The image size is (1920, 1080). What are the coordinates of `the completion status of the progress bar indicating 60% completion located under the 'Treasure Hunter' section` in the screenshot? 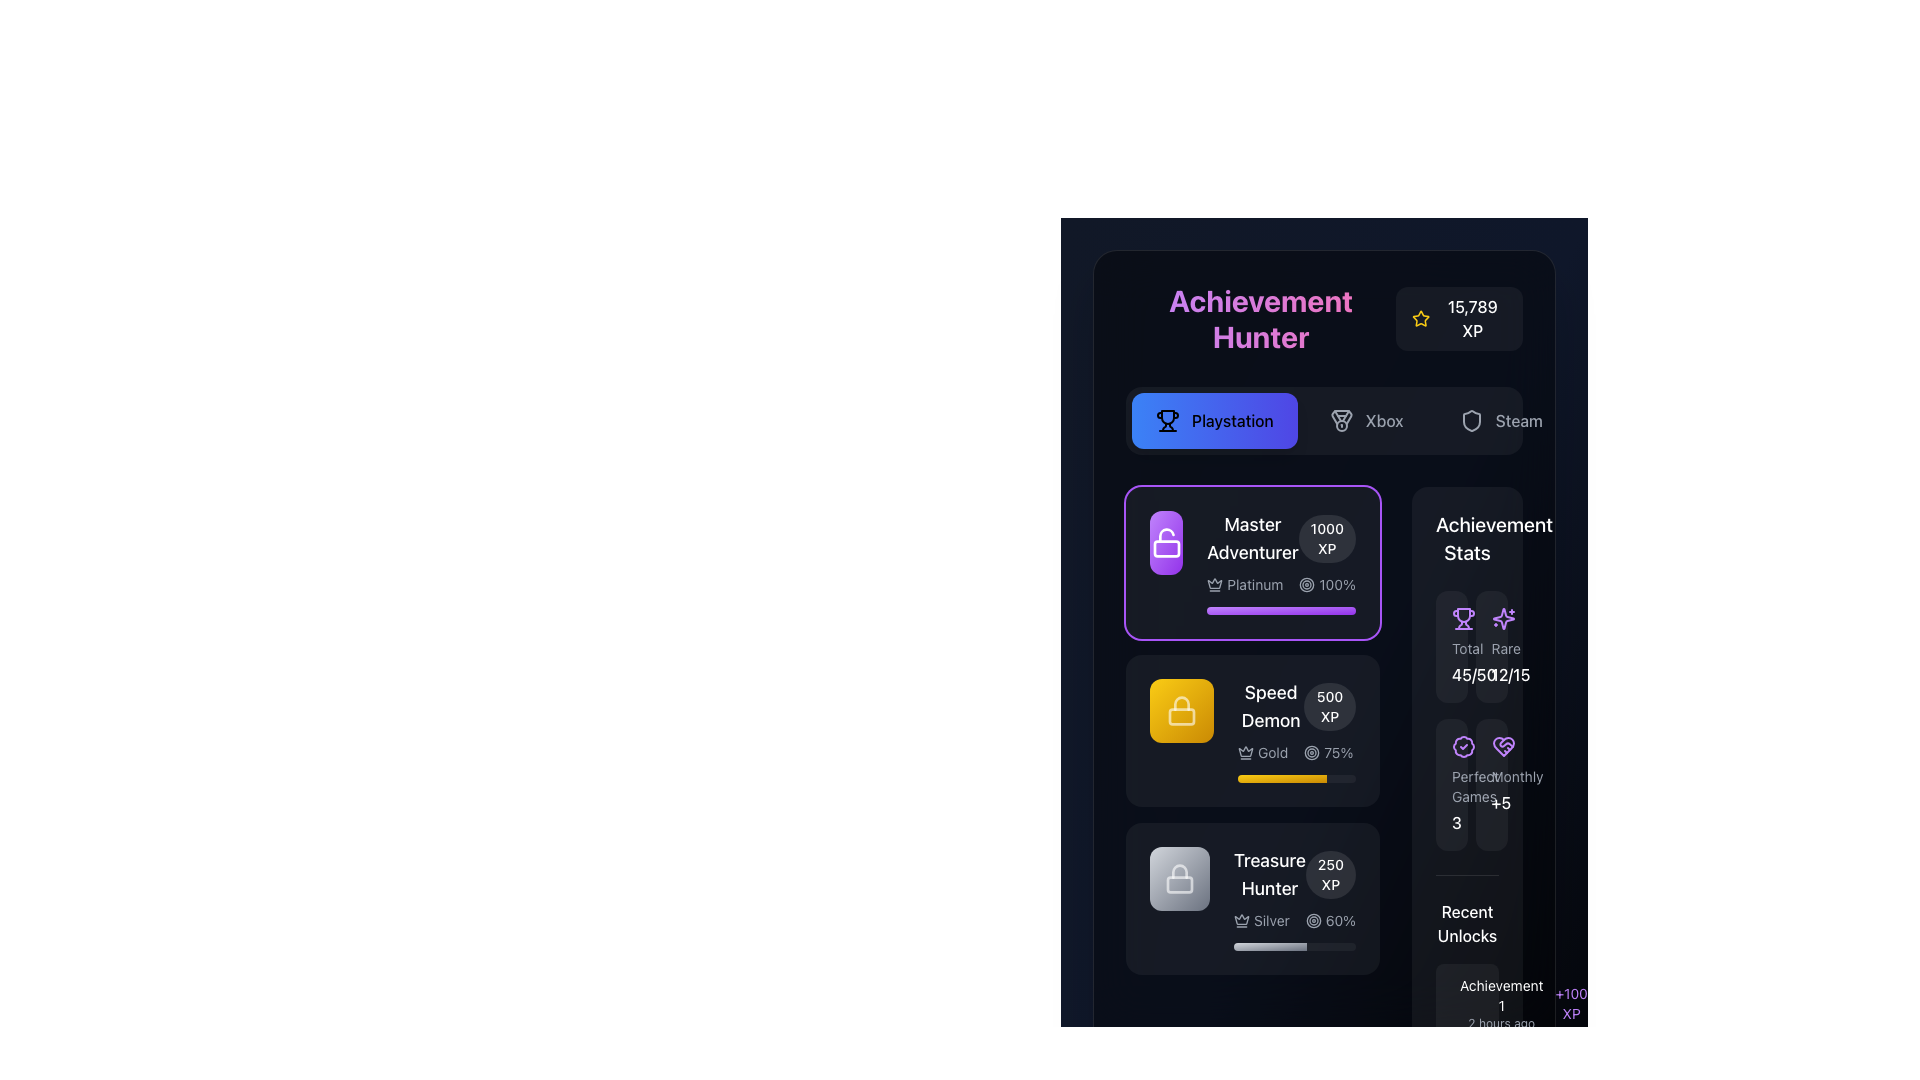 It's located at (1269, 946).